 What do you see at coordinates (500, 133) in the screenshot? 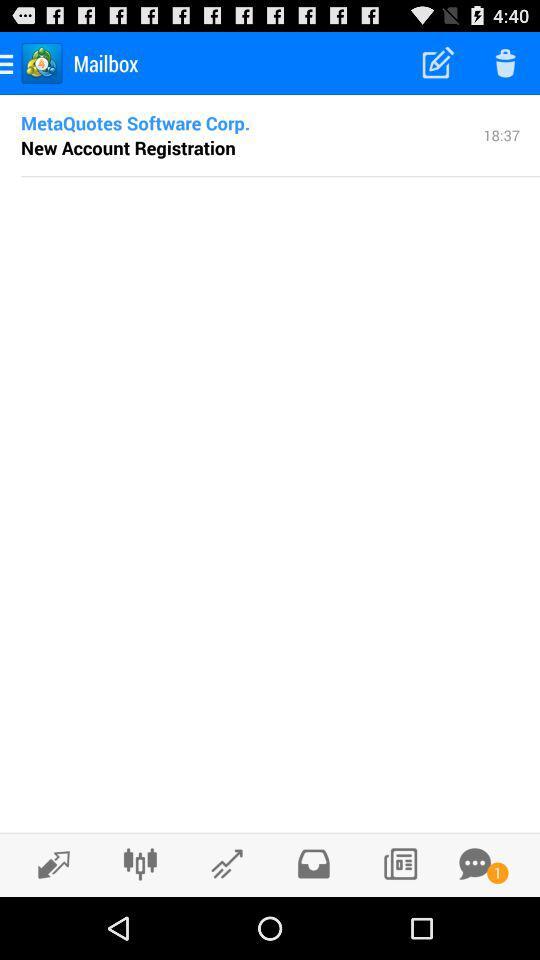
I see `the item to the right of metaquotes software corp. item` at bounding box center [500, 133].